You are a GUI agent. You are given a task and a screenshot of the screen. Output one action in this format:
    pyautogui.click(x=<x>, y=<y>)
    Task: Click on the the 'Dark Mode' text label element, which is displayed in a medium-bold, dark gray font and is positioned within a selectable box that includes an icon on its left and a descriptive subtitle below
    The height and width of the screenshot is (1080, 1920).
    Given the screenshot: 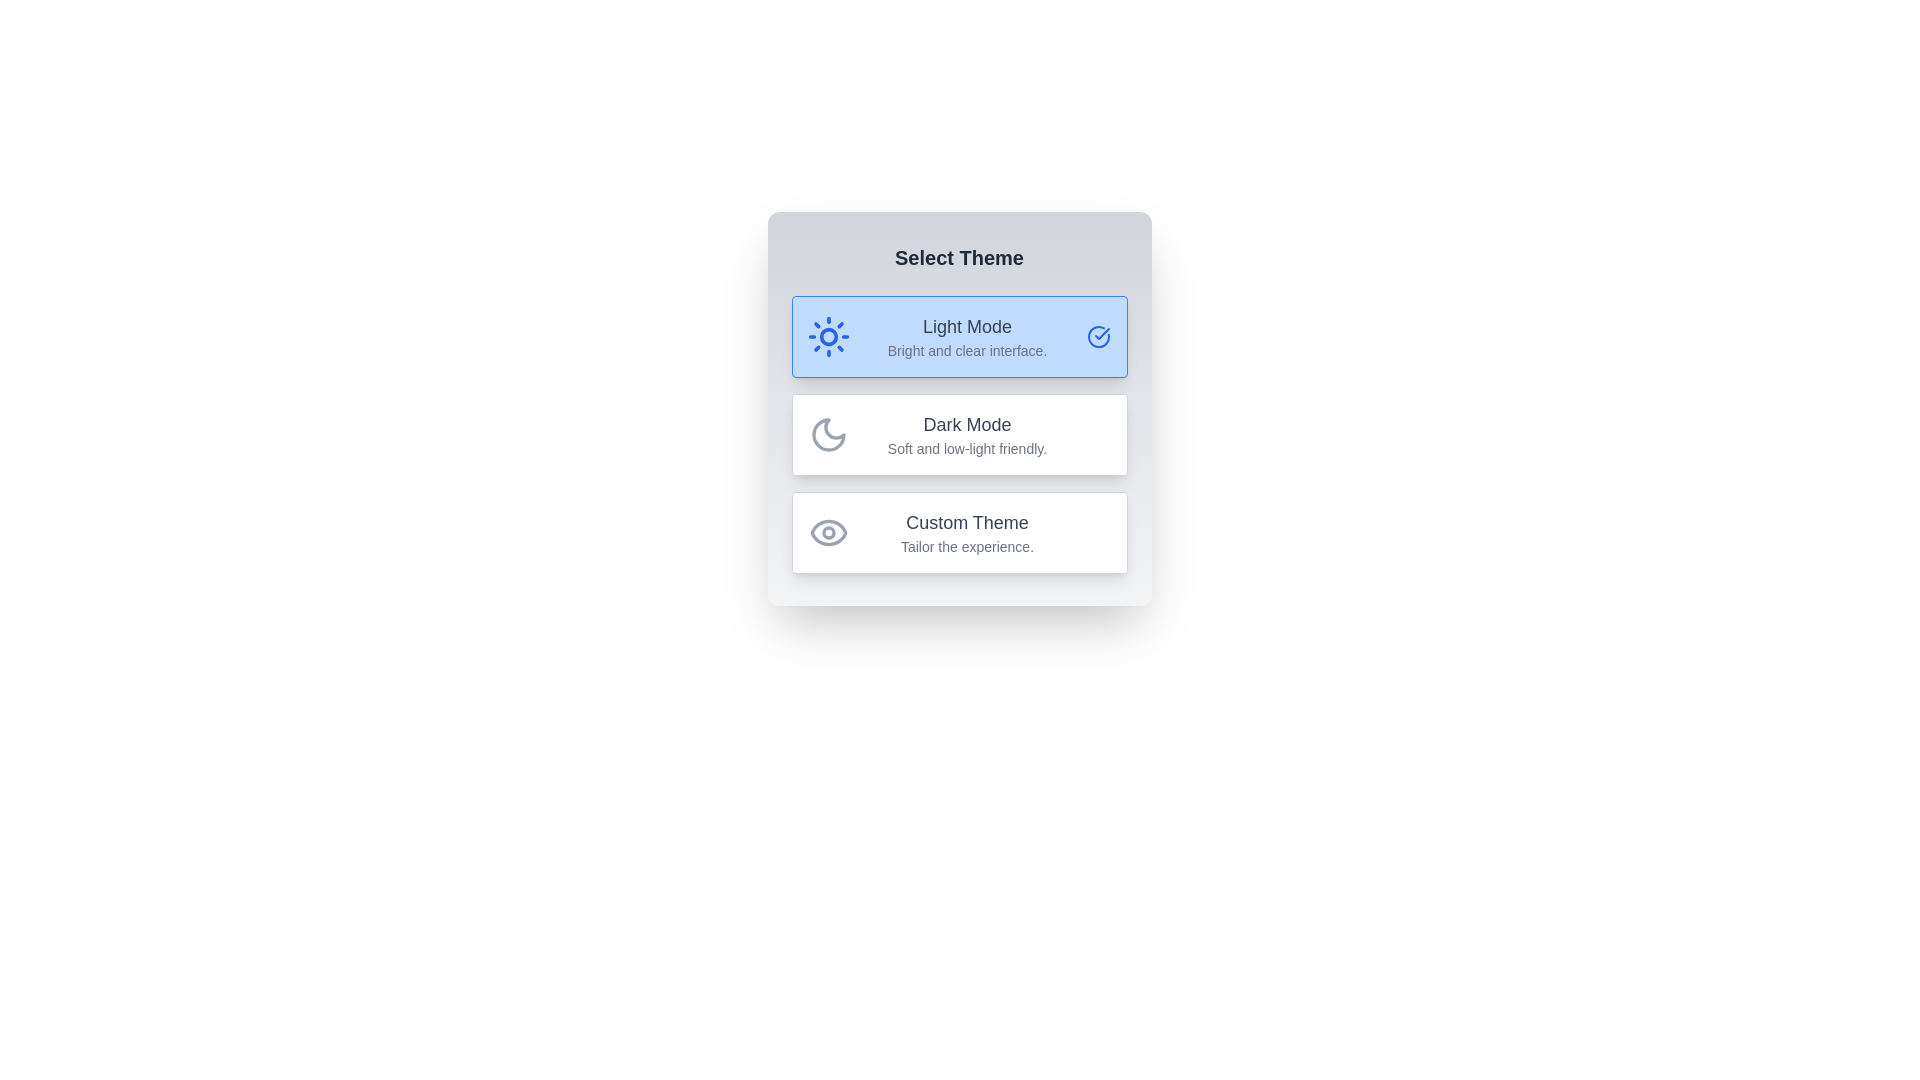 What is the action you would take?
    pyautogui.click(x=967, y=423)
    